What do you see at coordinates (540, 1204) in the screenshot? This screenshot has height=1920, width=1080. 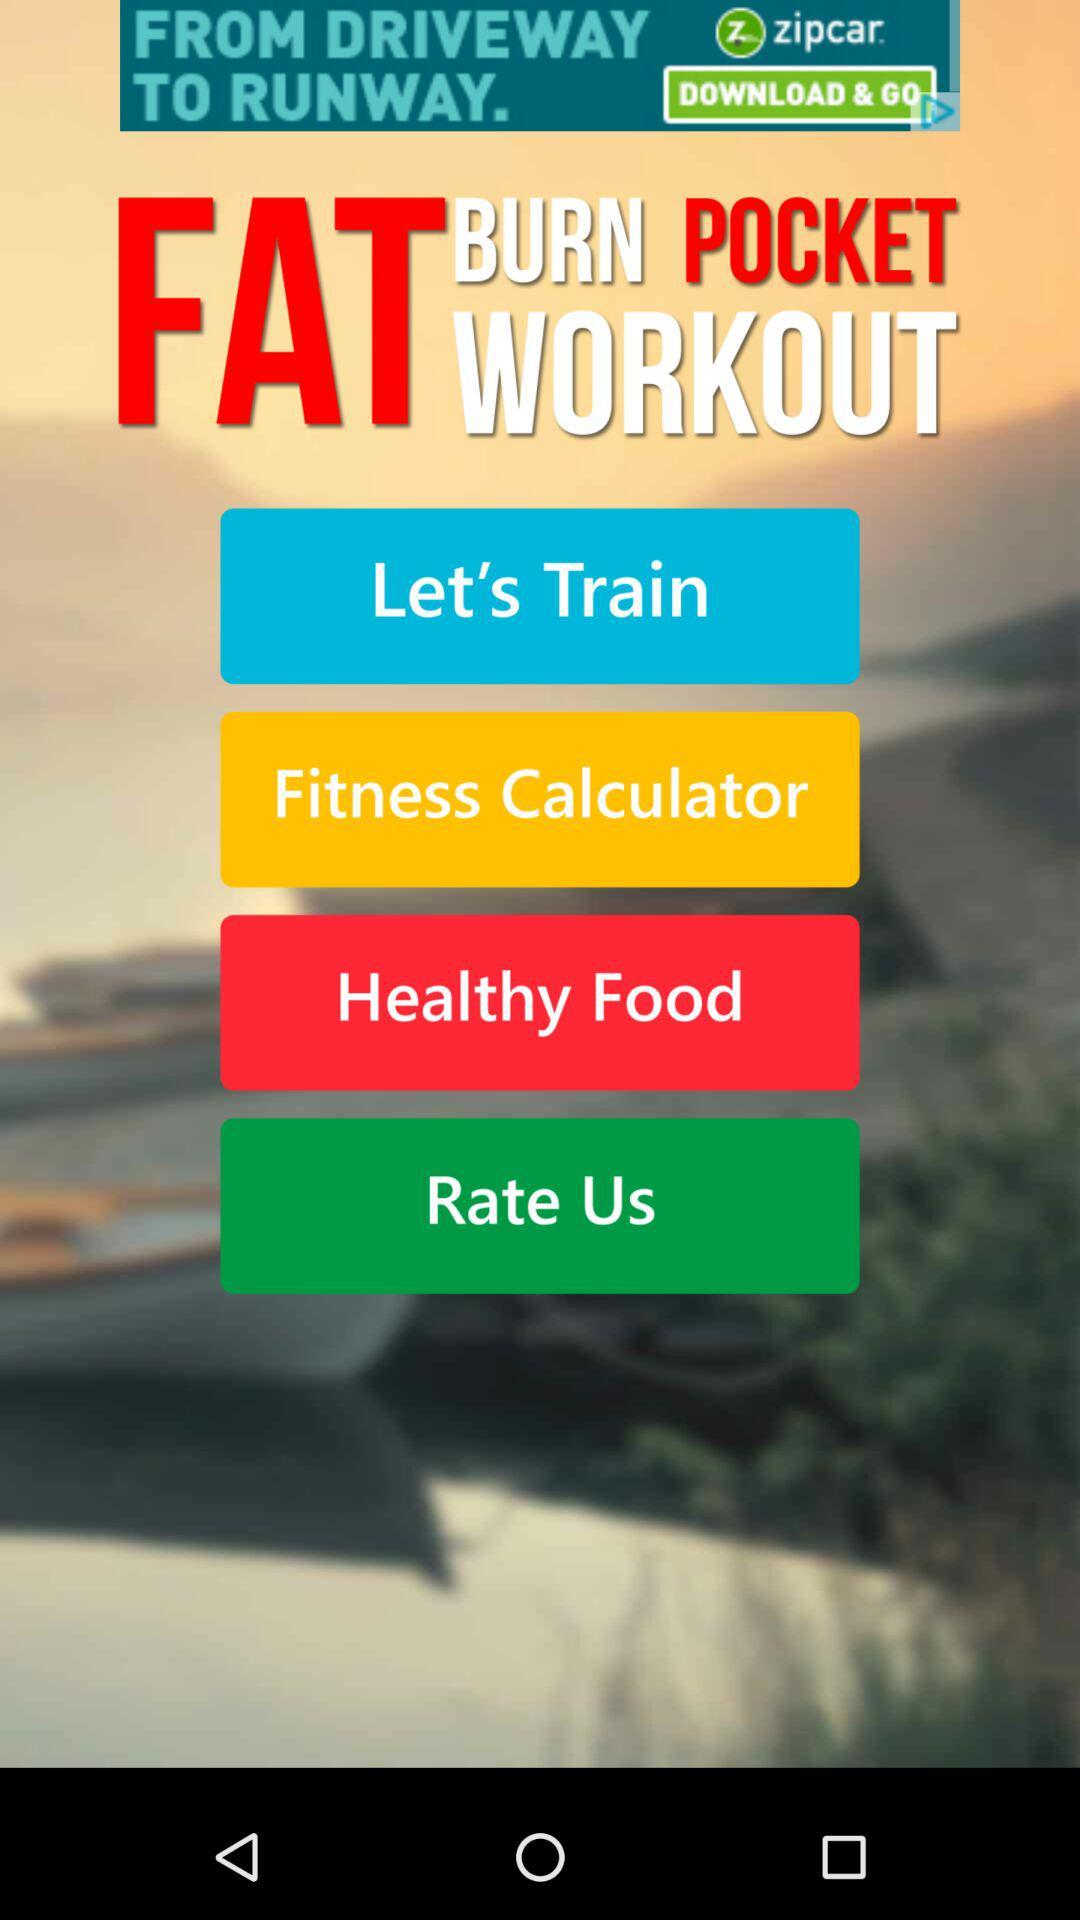 I see `rate us action` at bounding box center [540, 1204].